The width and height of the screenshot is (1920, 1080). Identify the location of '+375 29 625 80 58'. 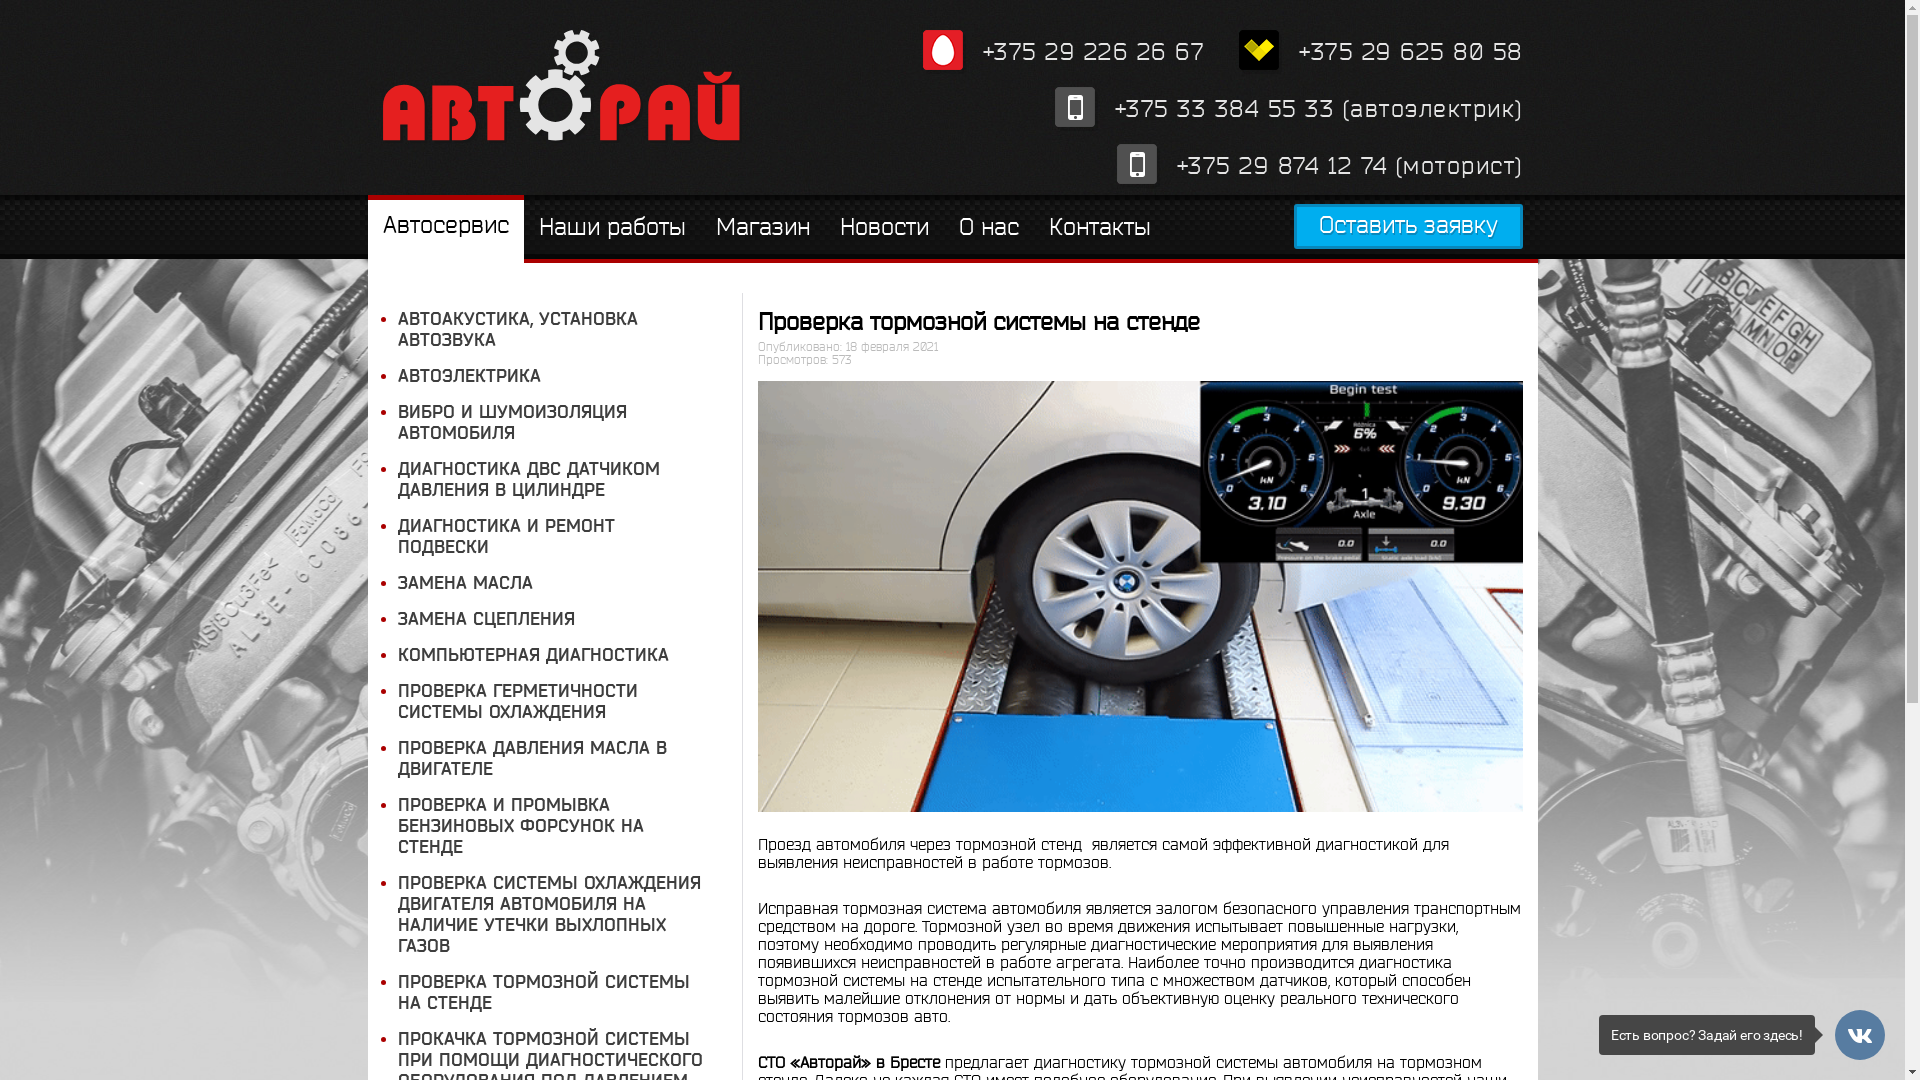
(1380, 50).